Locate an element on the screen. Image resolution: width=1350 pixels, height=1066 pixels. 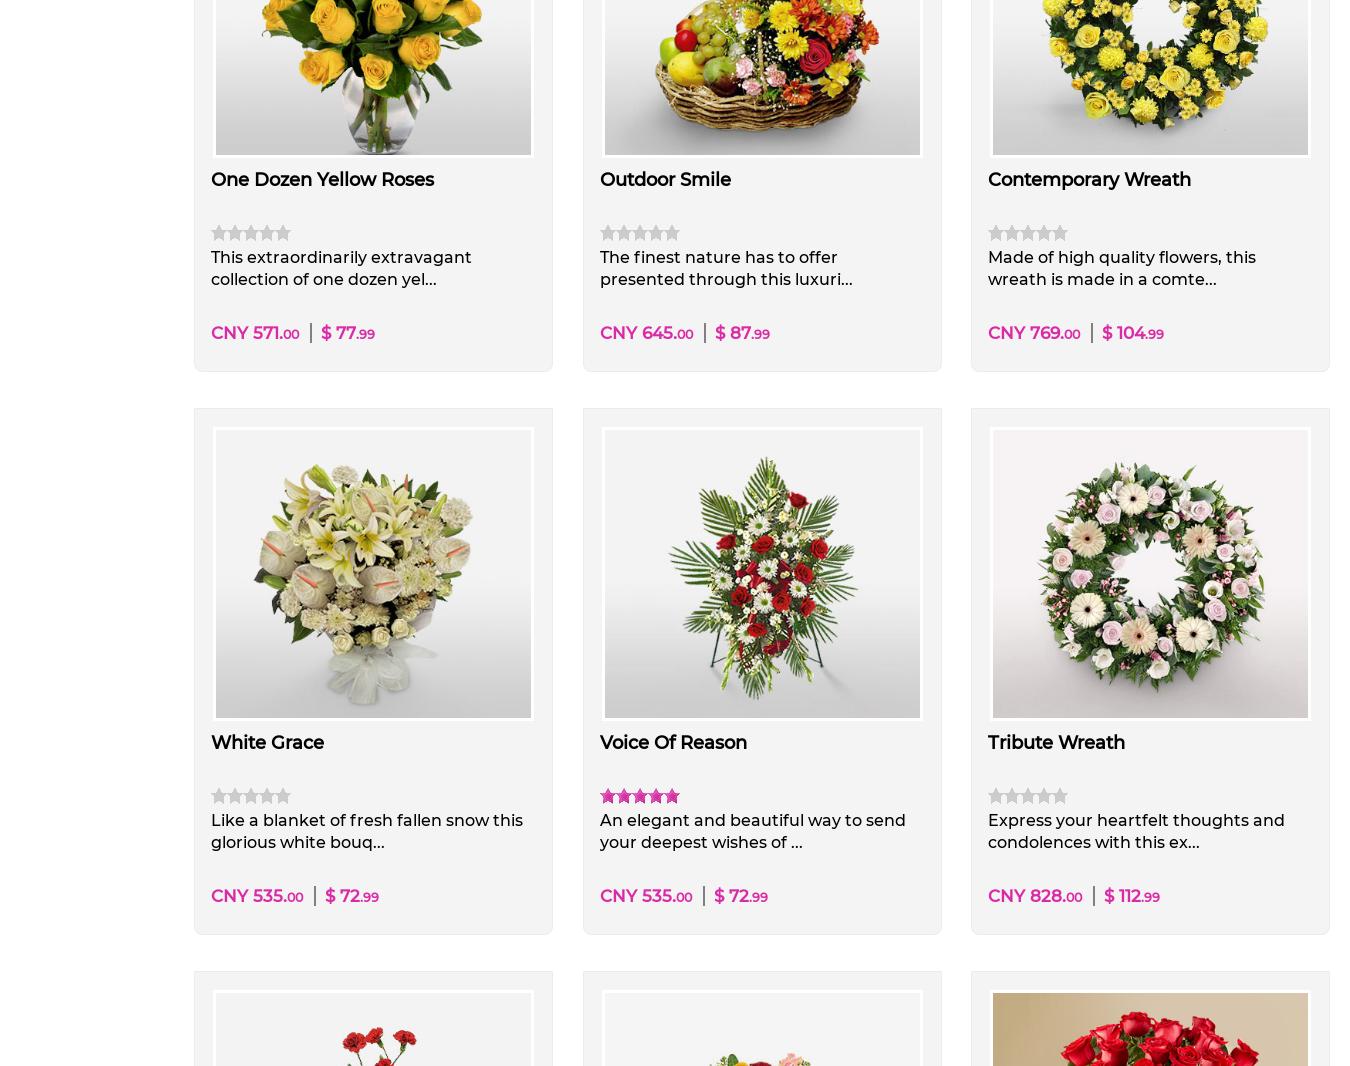
'$ 77' is located at coordinates (320, 333).